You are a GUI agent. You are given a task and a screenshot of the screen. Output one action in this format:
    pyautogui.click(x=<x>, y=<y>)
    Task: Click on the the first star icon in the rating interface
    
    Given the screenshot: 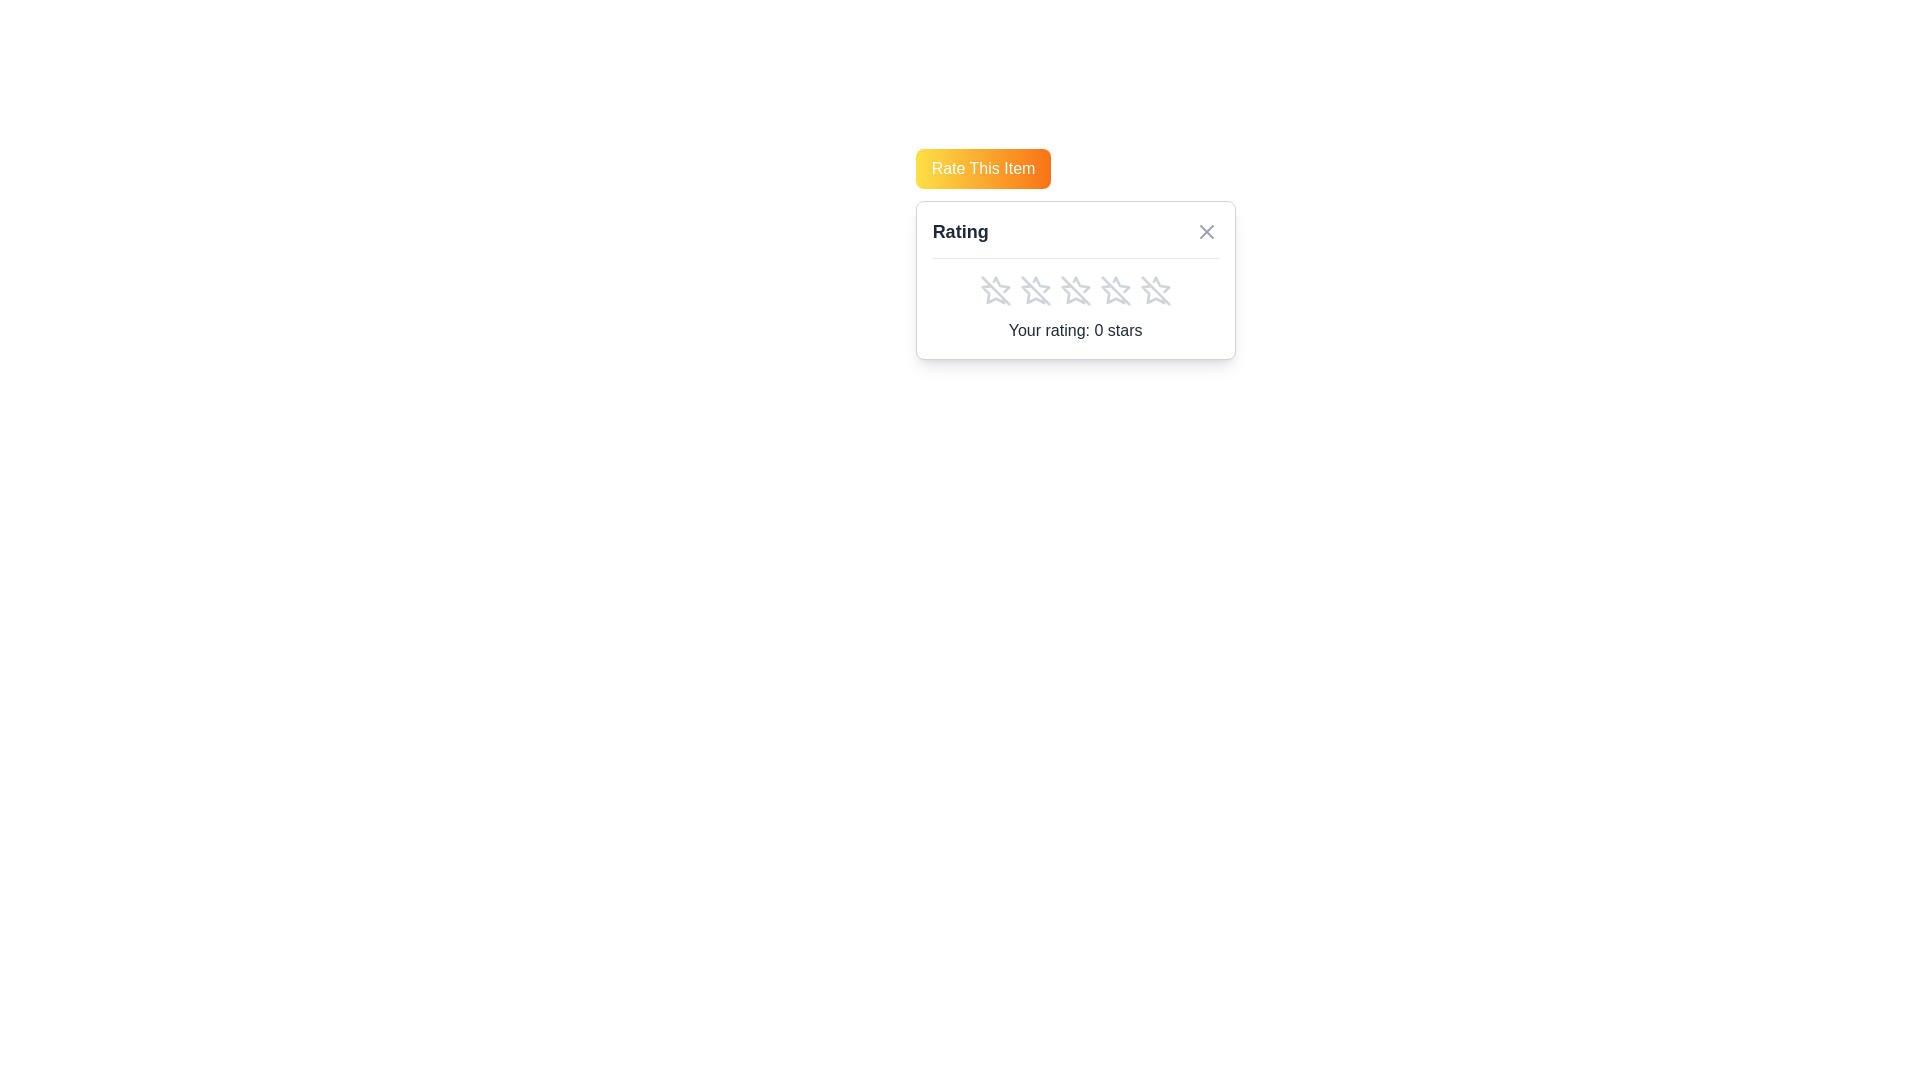 What is the action you would take?
    pyautogui.click(x=993, y=293)
    